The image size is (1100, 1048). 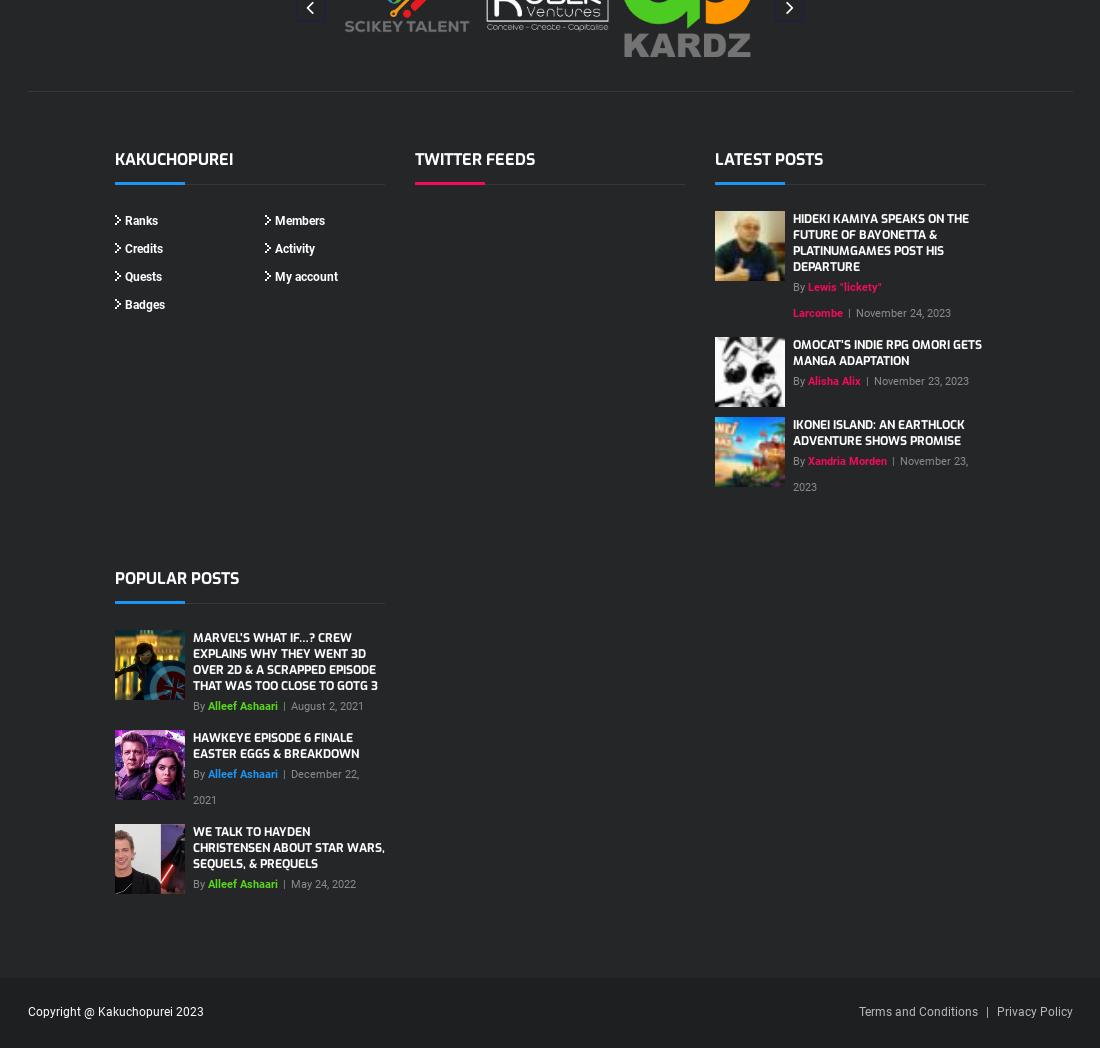 What do you see at coordinates (275, 786) in the screenshot?
I see `'December 22, 2021'` at bounding box center [275, 786].